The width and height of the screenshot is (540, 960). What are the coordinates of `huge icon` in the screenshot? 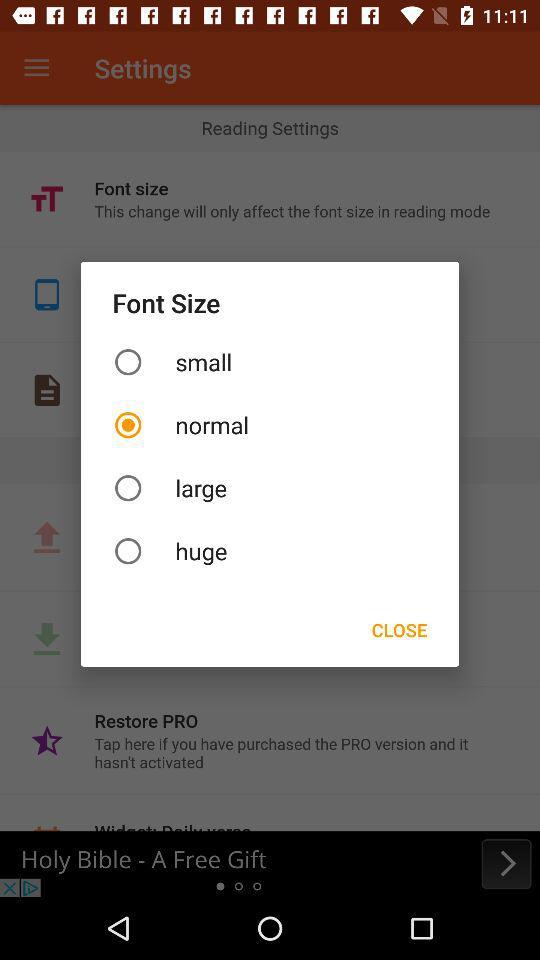 It's located at (270, 551).